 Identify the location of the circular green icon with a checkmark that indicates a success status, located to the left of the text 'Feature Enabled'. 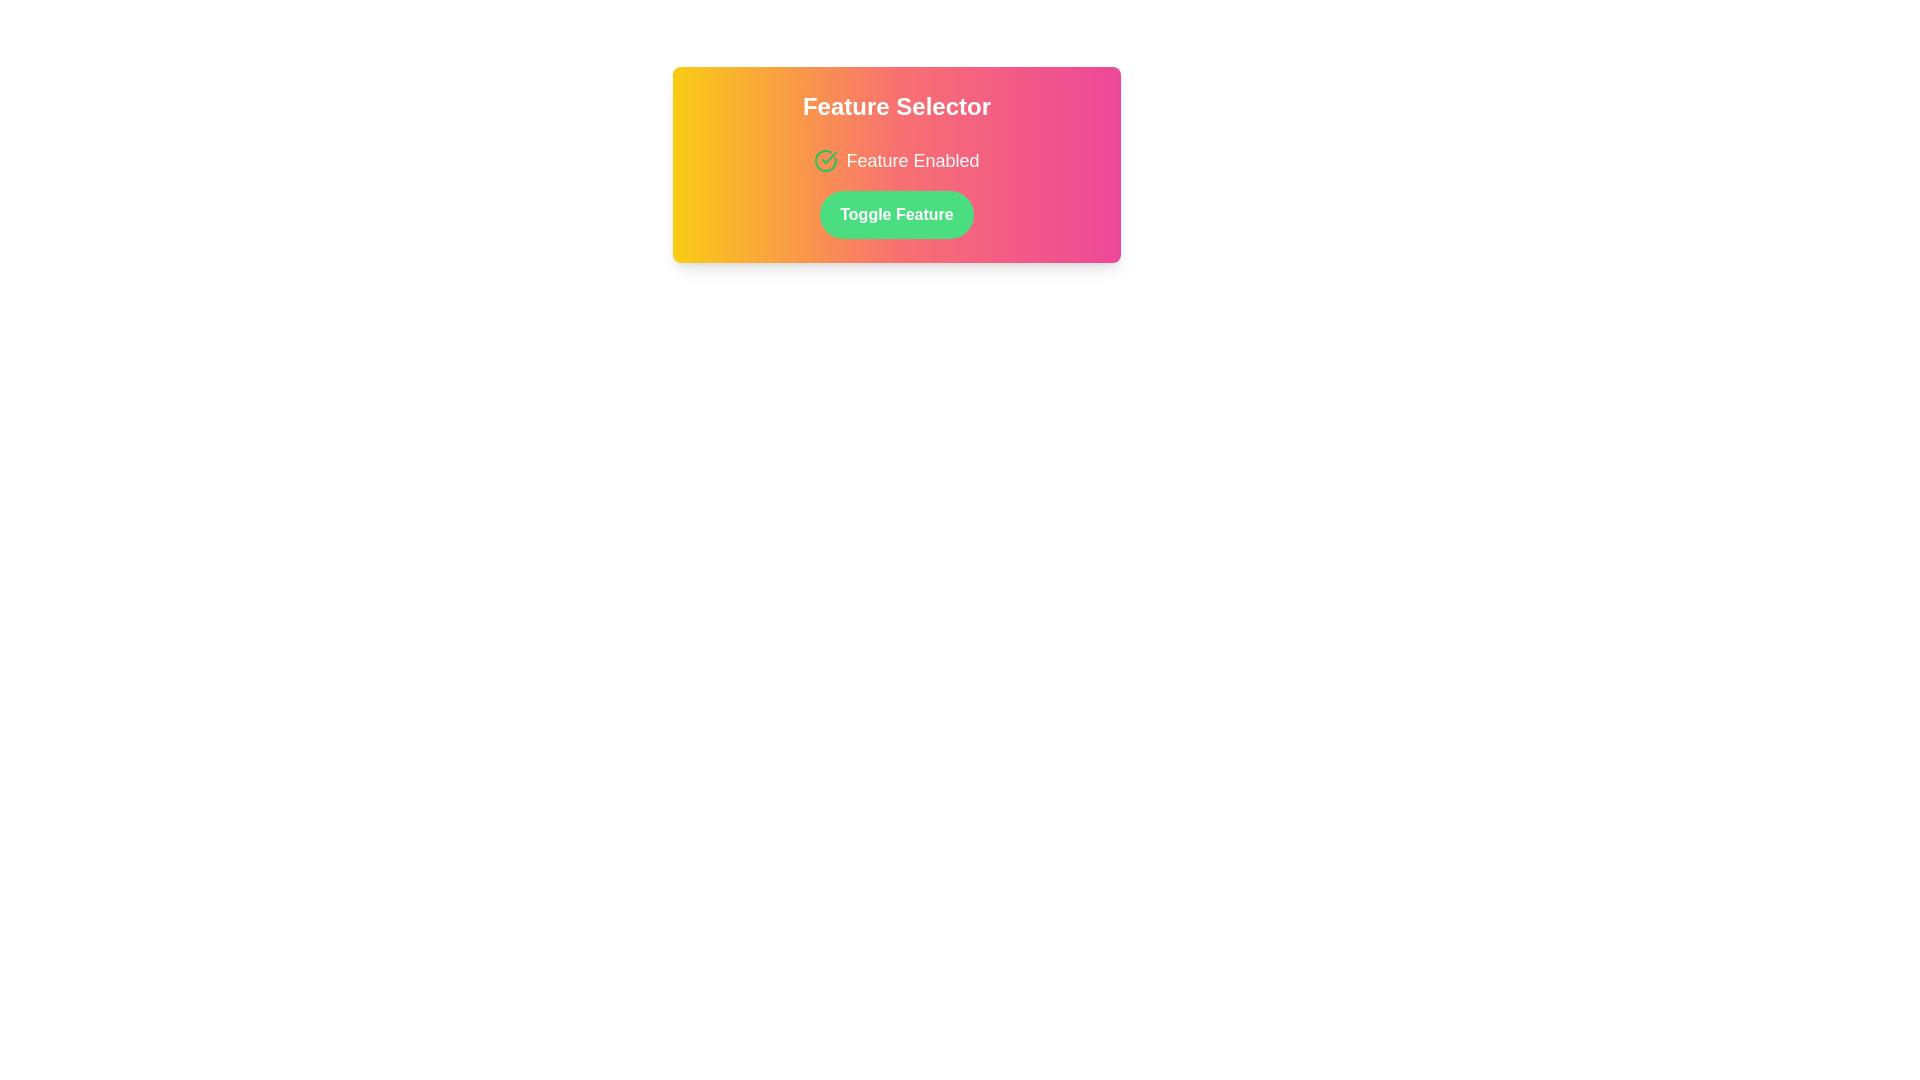
(826, 160).